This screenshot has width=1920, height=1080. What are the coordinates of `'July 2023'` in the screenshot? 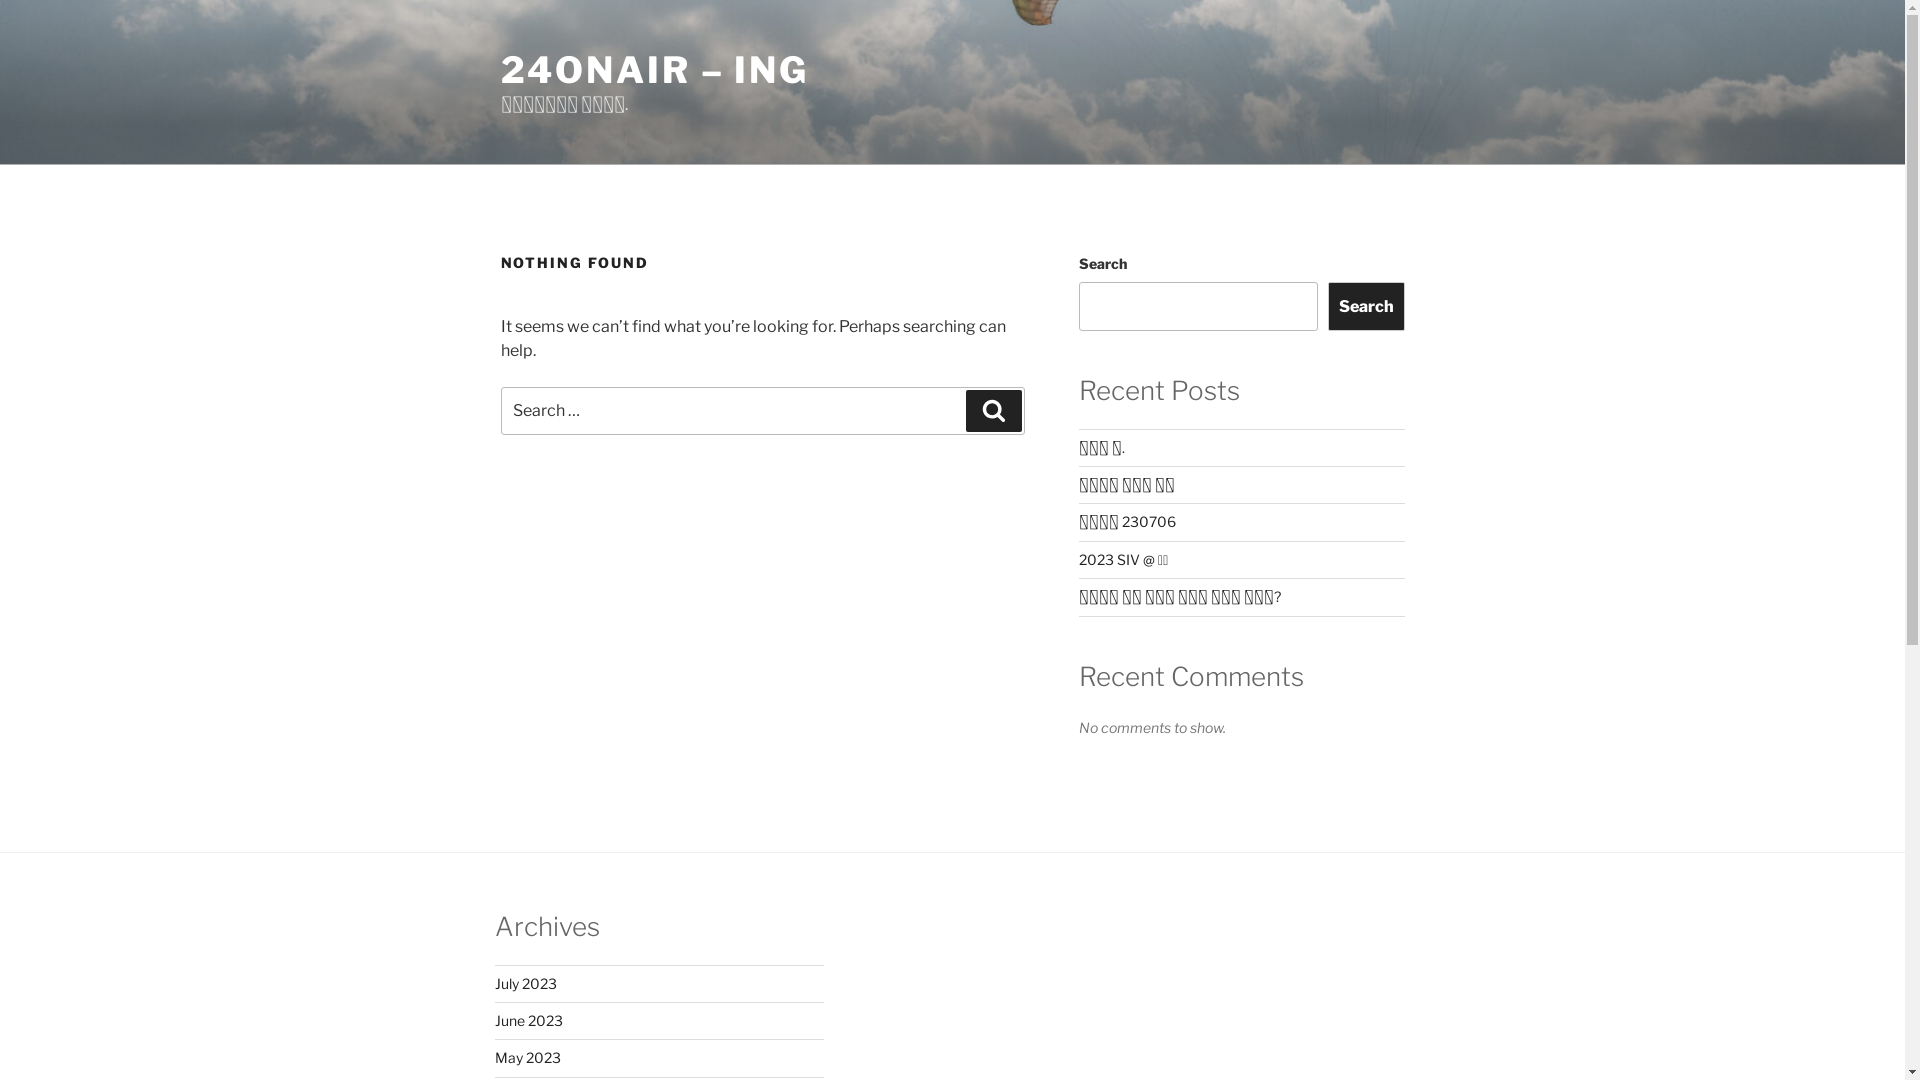 It's located at (524, 982).